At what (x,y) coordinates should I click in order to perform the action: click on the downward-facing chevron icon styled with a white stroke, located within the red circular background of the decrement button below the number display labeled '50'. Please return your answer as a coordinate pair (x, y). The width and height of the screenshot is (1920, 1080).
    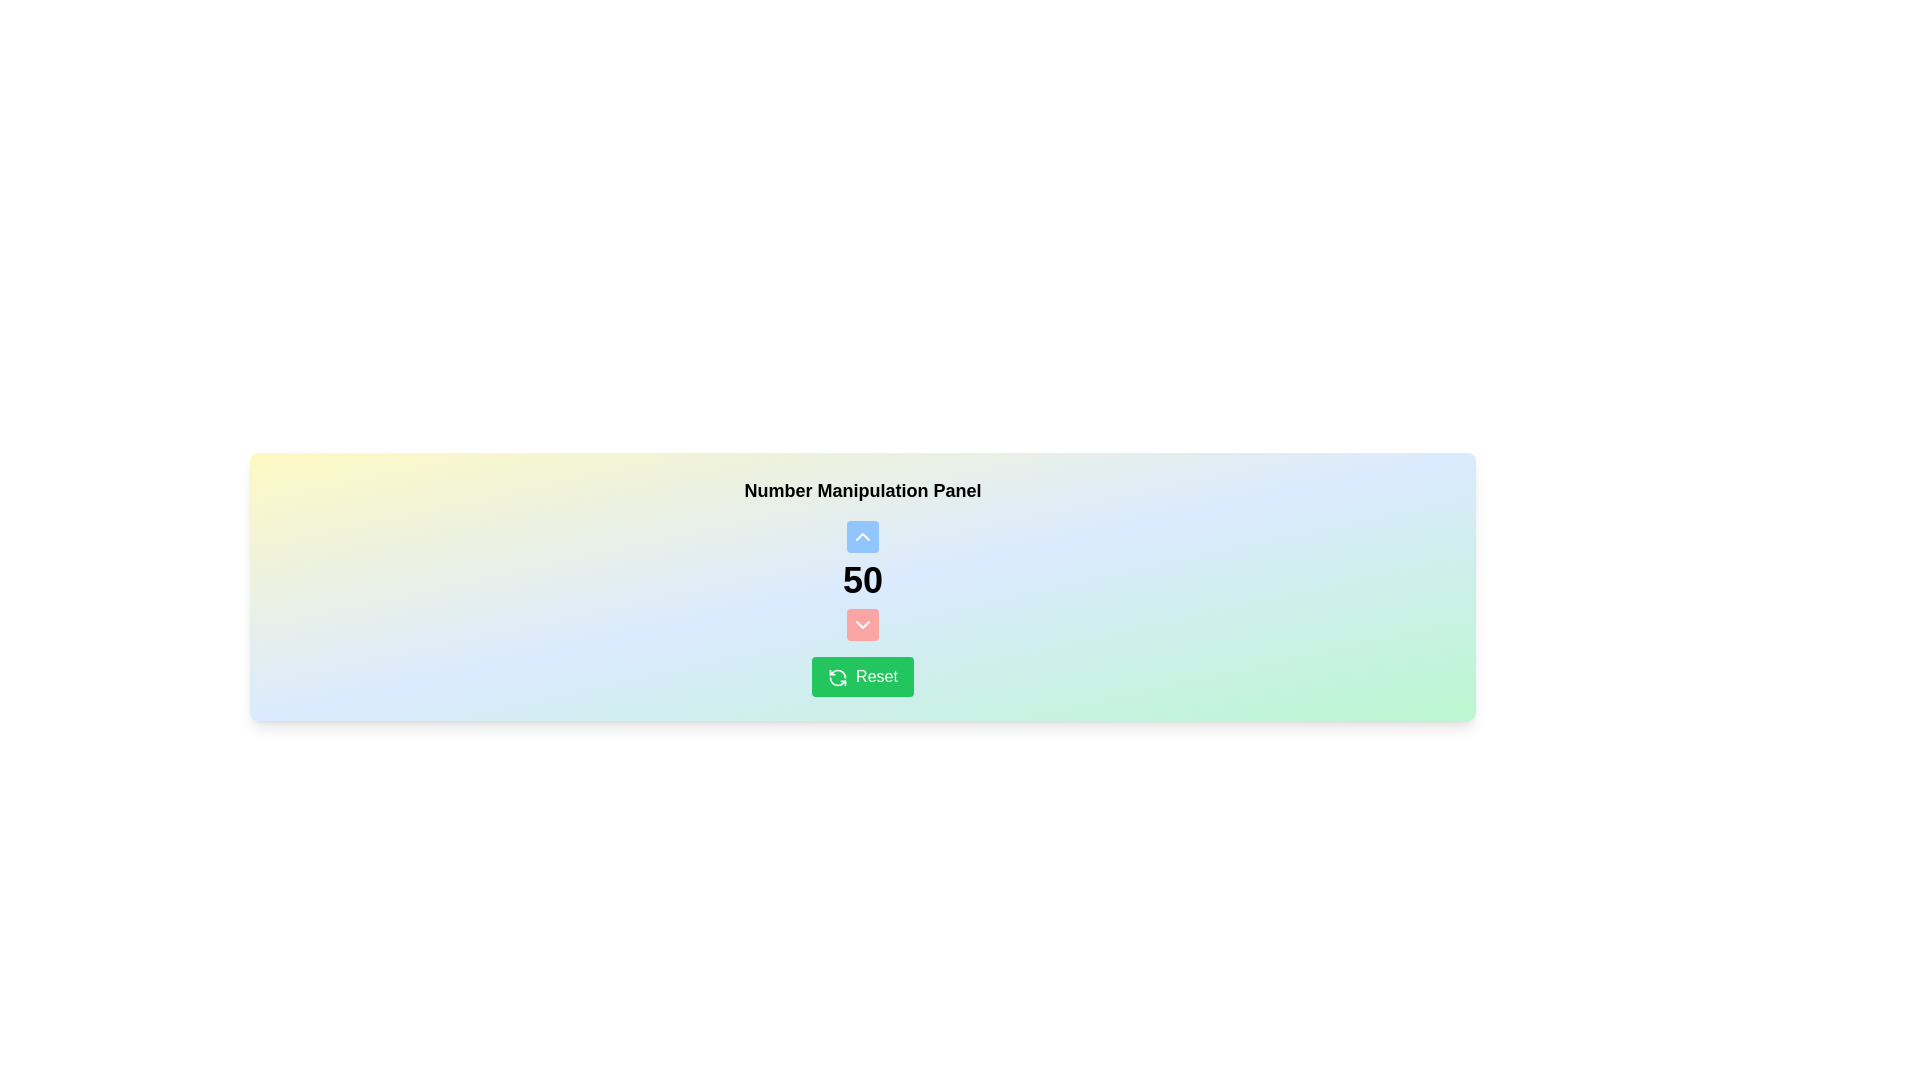
    Looking at the image, I should click on (863, 623).